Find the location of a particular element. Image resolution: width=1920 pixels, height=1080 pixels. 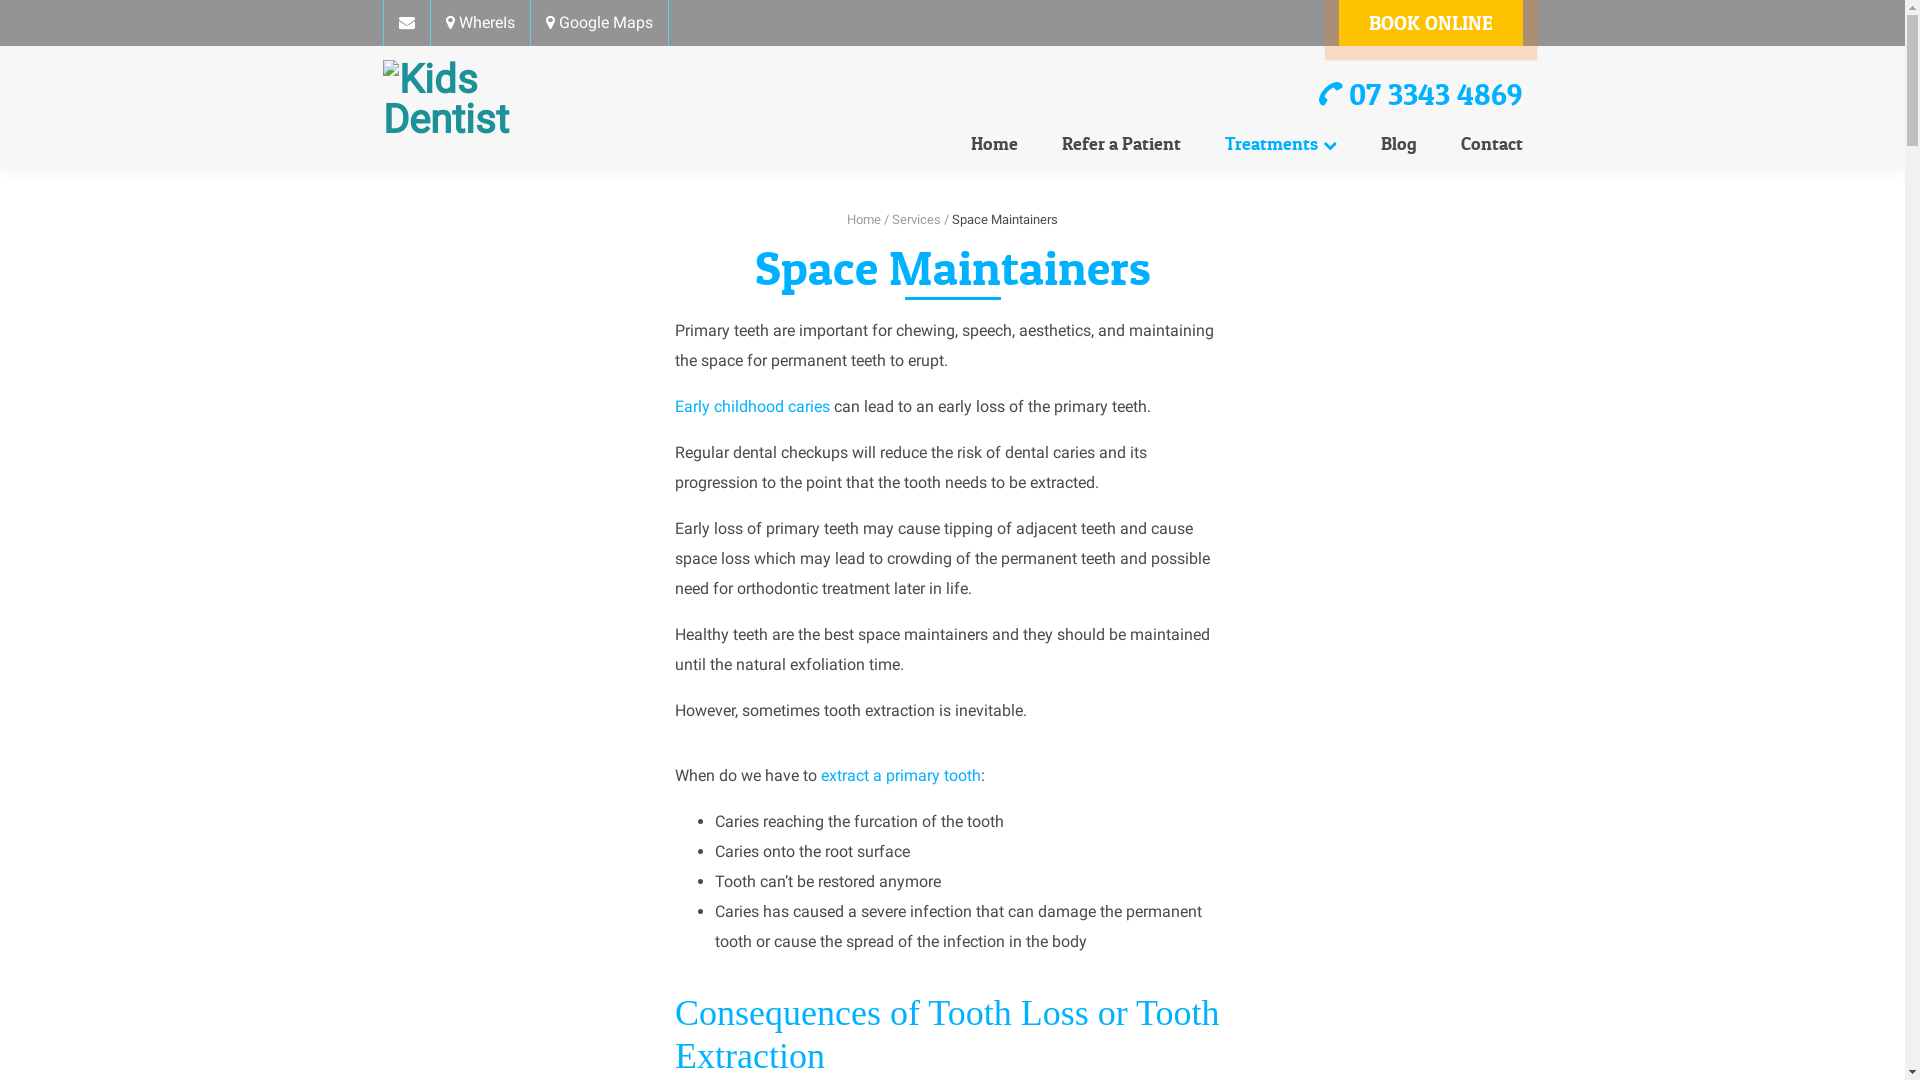

'extract a primary tooth' is located at coordinates (900, 774).